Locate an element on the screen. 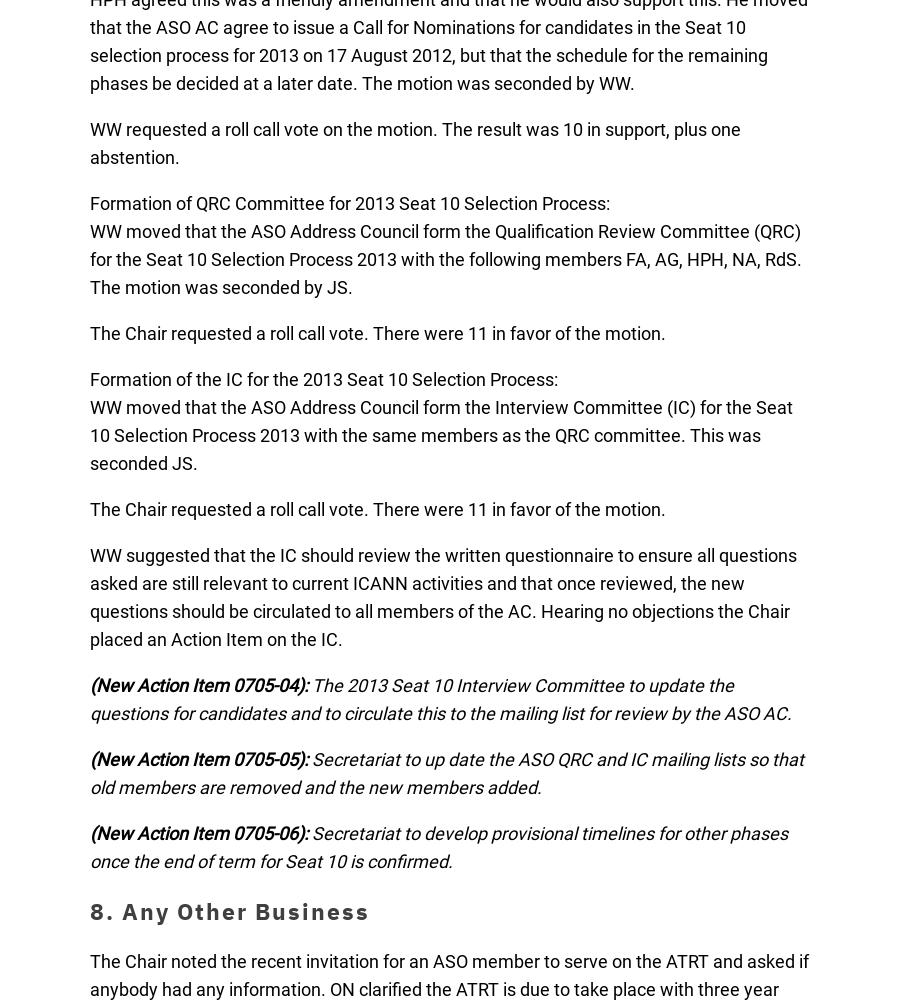 The height and width of the screenshot is (1005, 915). 'WW moved that the ASO Address Council form the Qualification Review Committee (QRC) for the Seat 10 Selection Process 2013 with the following members FA, AG, HPH, NA, RdS. The motion was seconded by JS.' is located at coordinates (445, 258).